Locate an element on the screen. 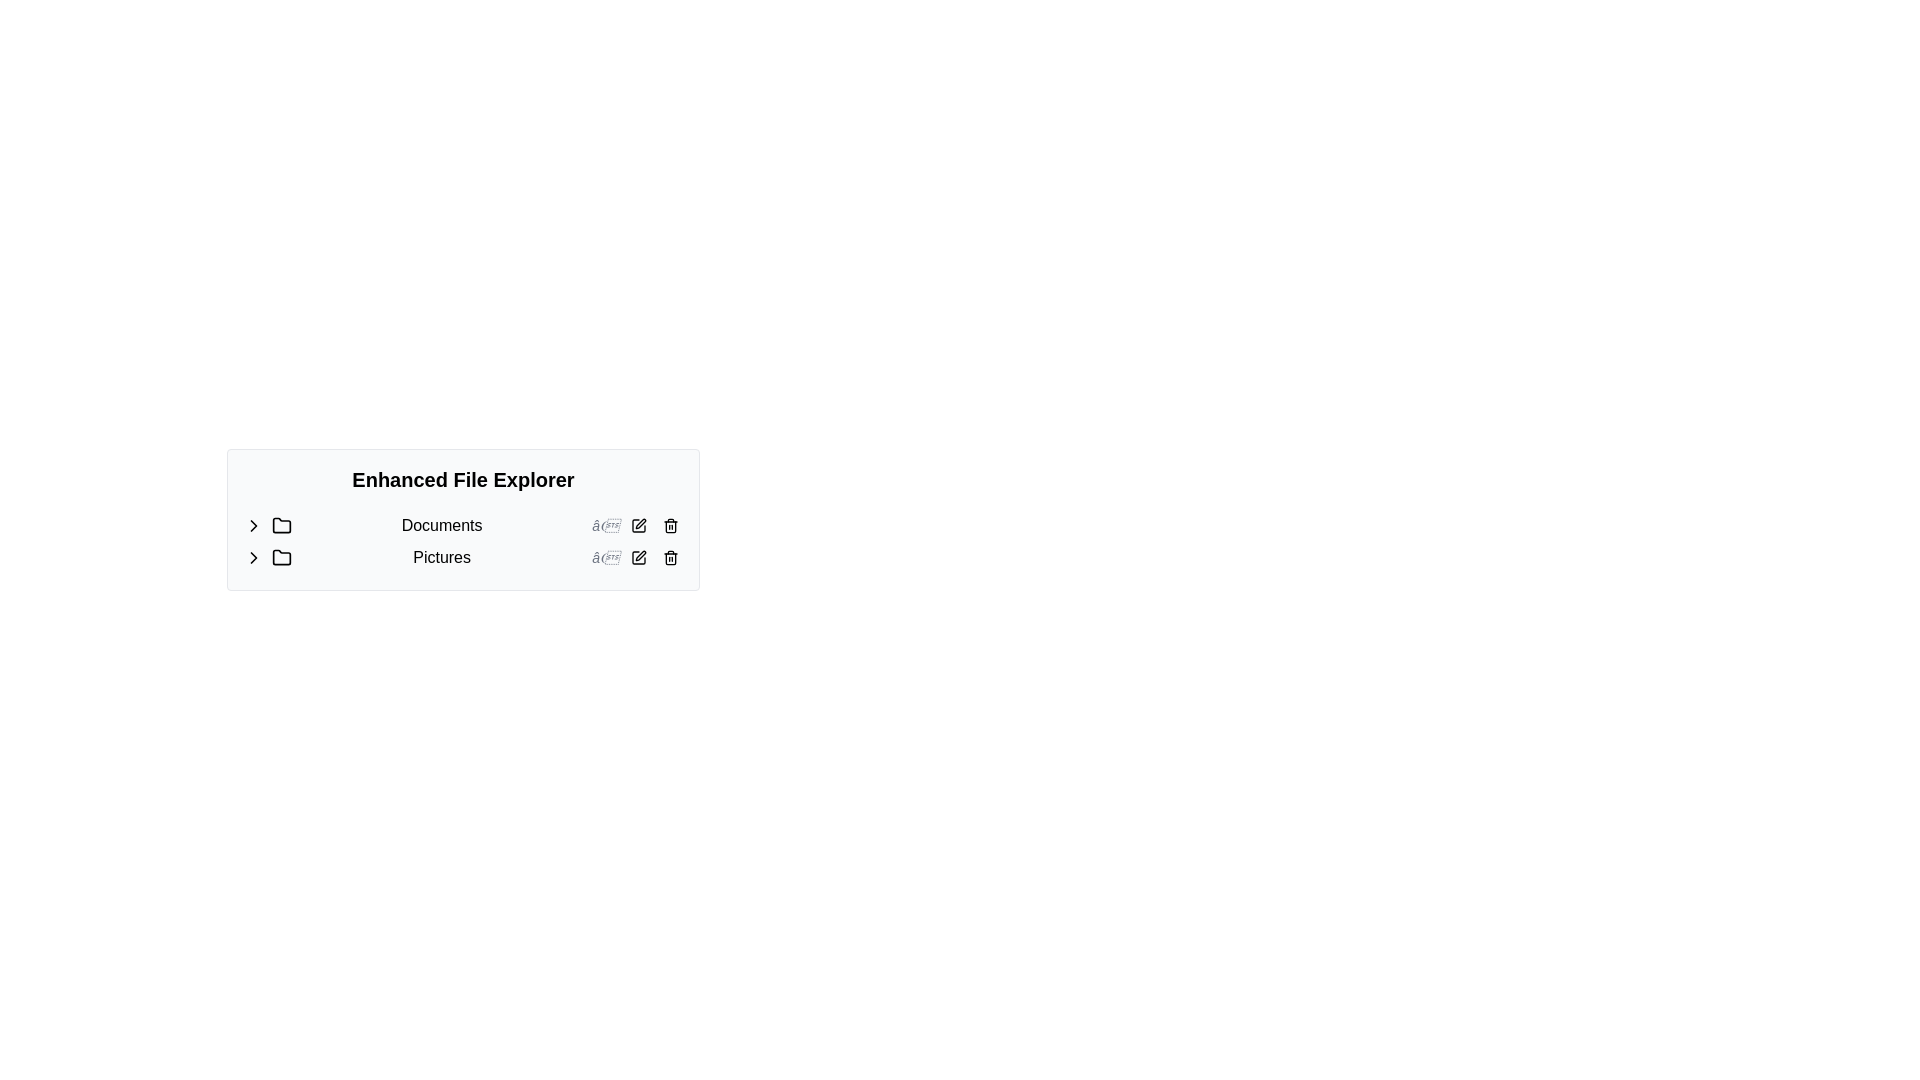  the static text label that provides auxiliary or explanatory information about the 'Documents' item, located to the right of the 'Documents' label in the second row of a list is located at coordinates (604, 524).